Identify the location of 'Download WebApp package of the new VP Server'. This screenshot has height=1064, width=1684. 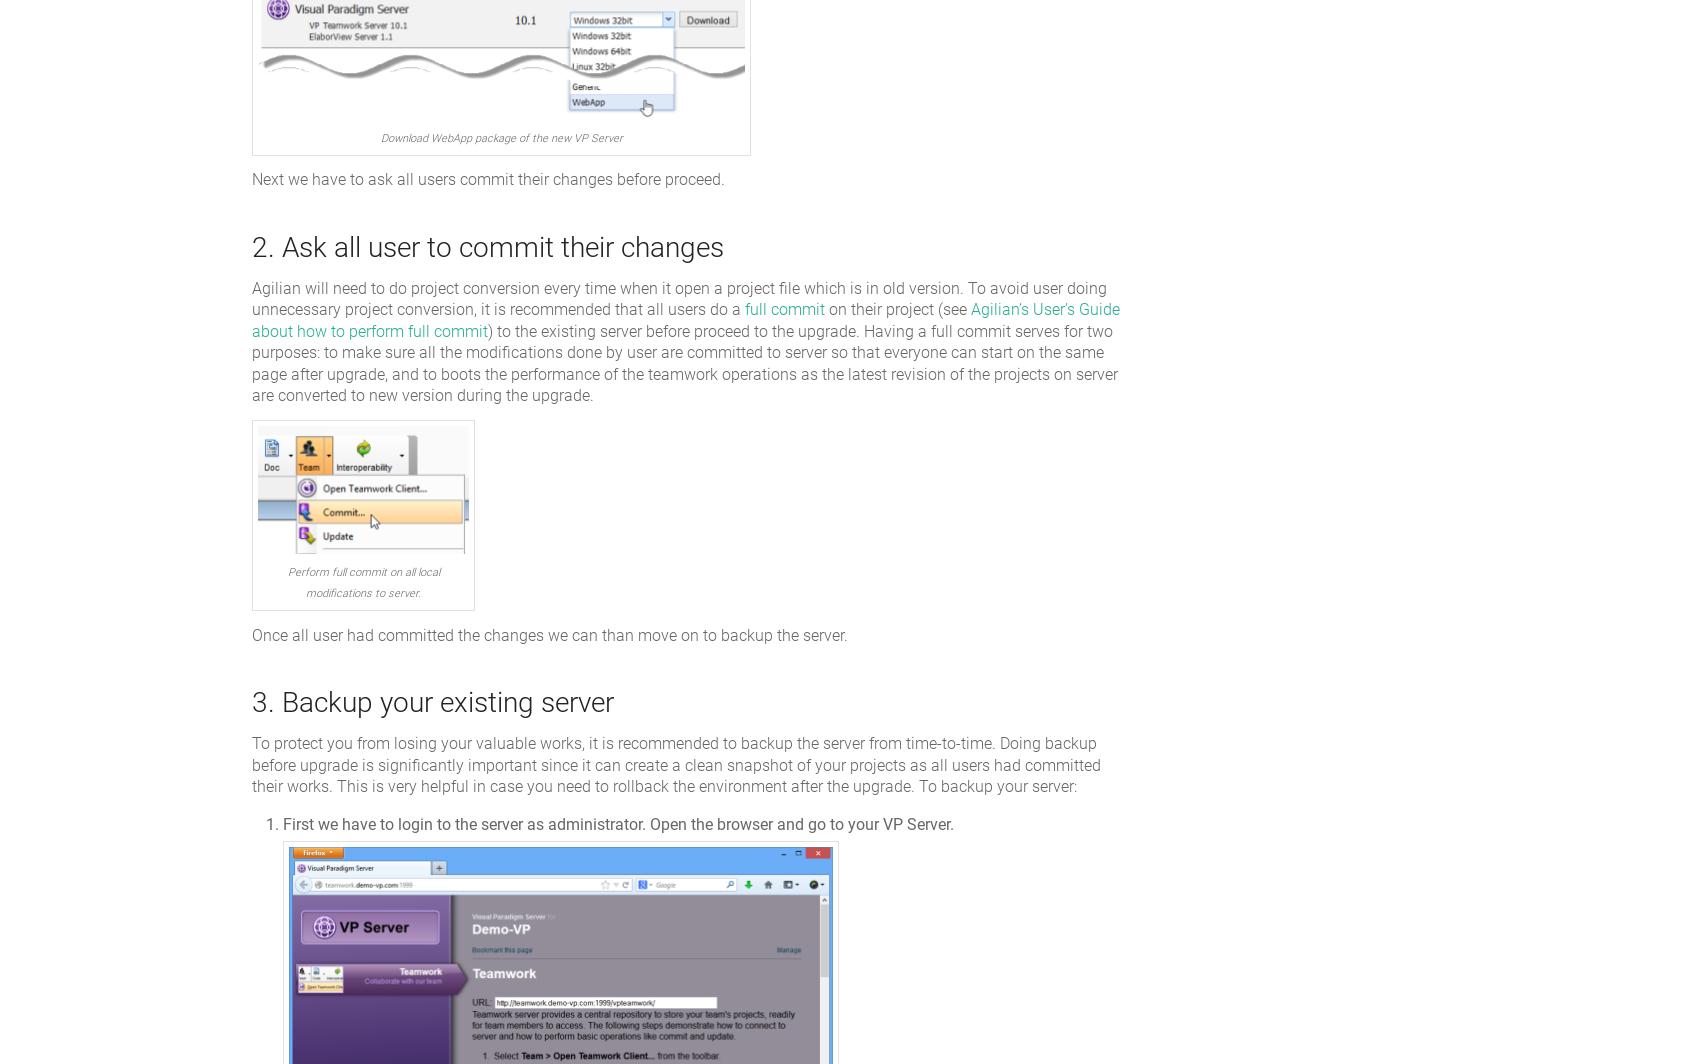
(499, 138).